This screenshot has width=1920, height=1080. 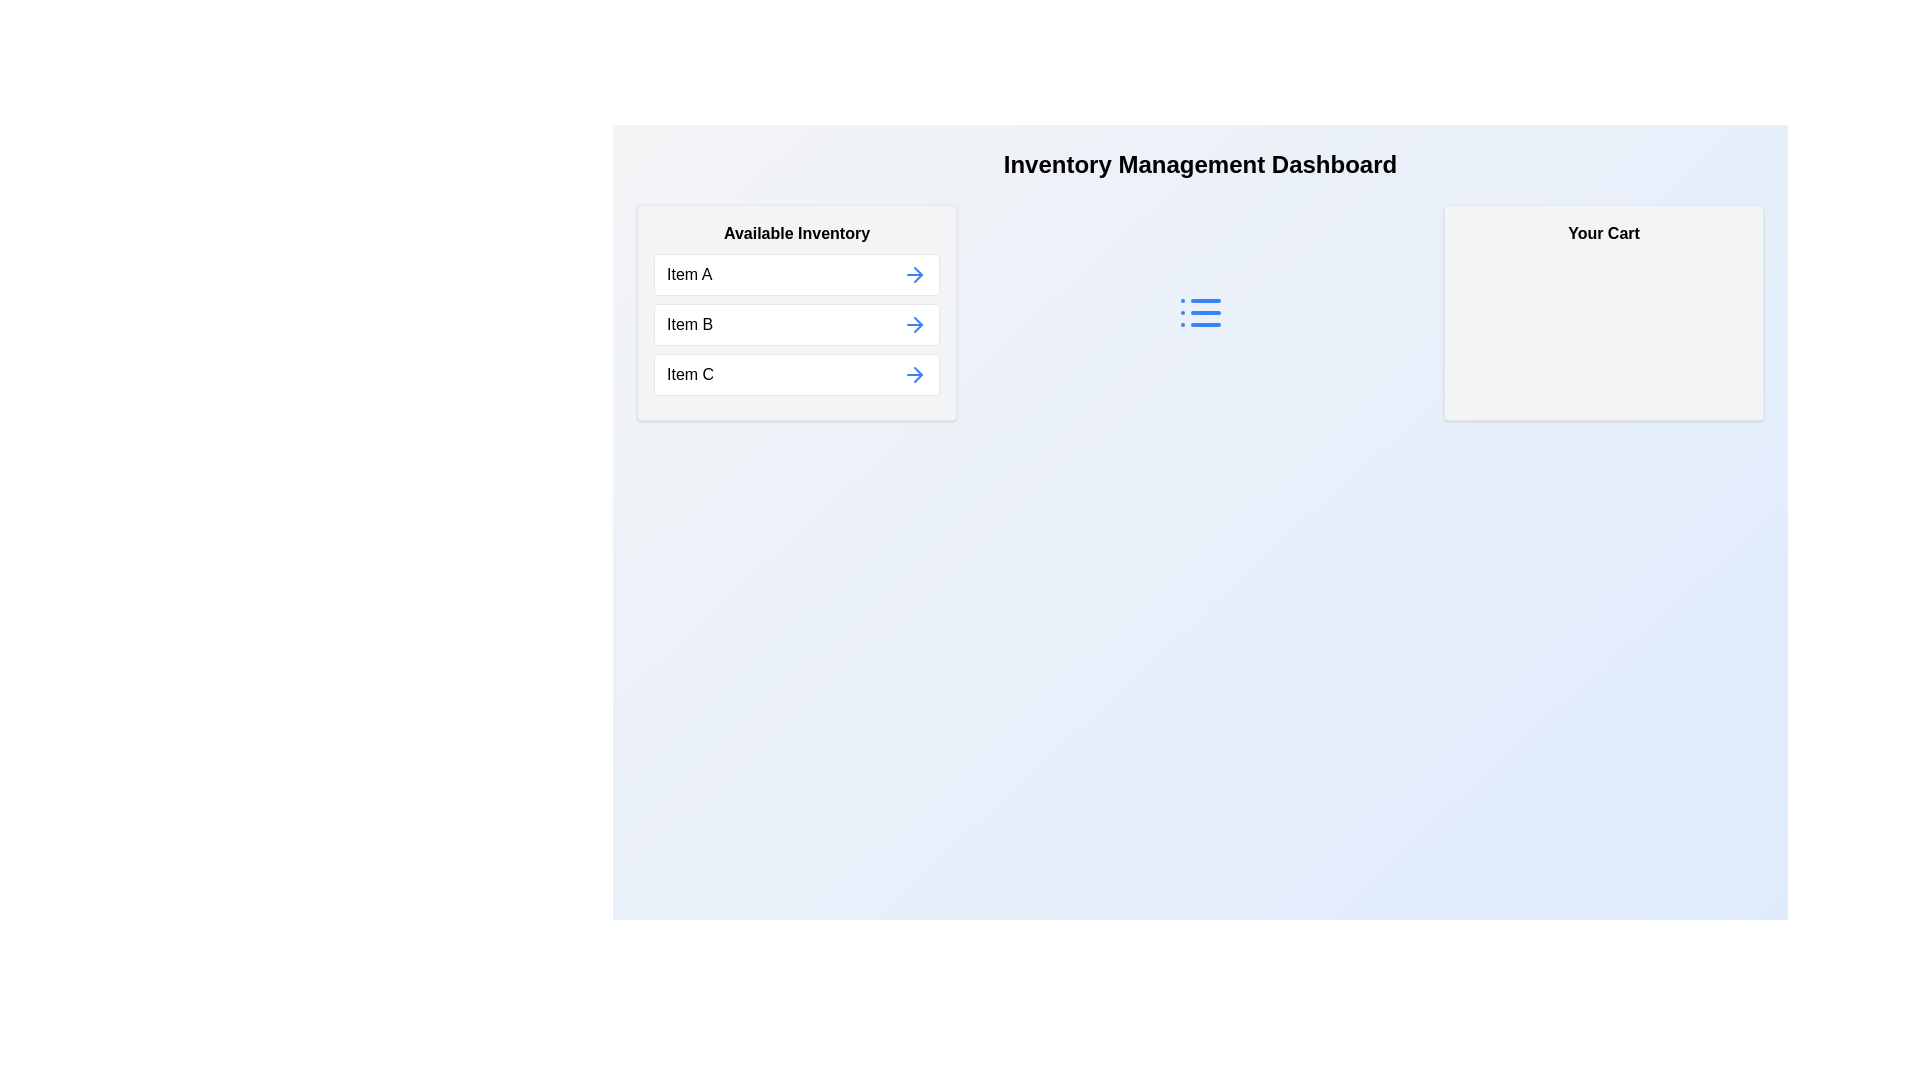 I want to click on the arrow button next to Item C in 'Available Inventory' to move it to 'Your Cart', so click(x=914, y=374).